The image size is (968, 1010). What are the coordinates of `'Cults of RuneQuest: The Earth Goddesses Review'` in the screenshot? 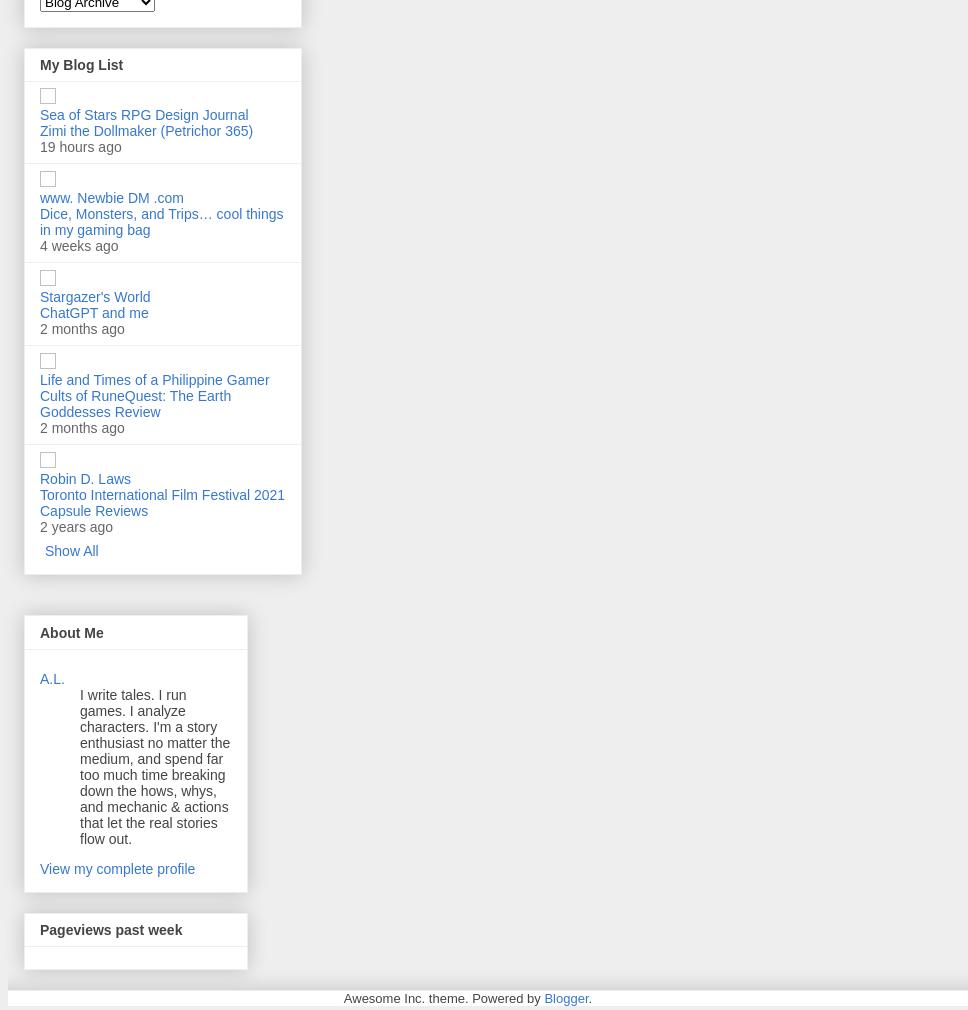 It's located at (134, 404).